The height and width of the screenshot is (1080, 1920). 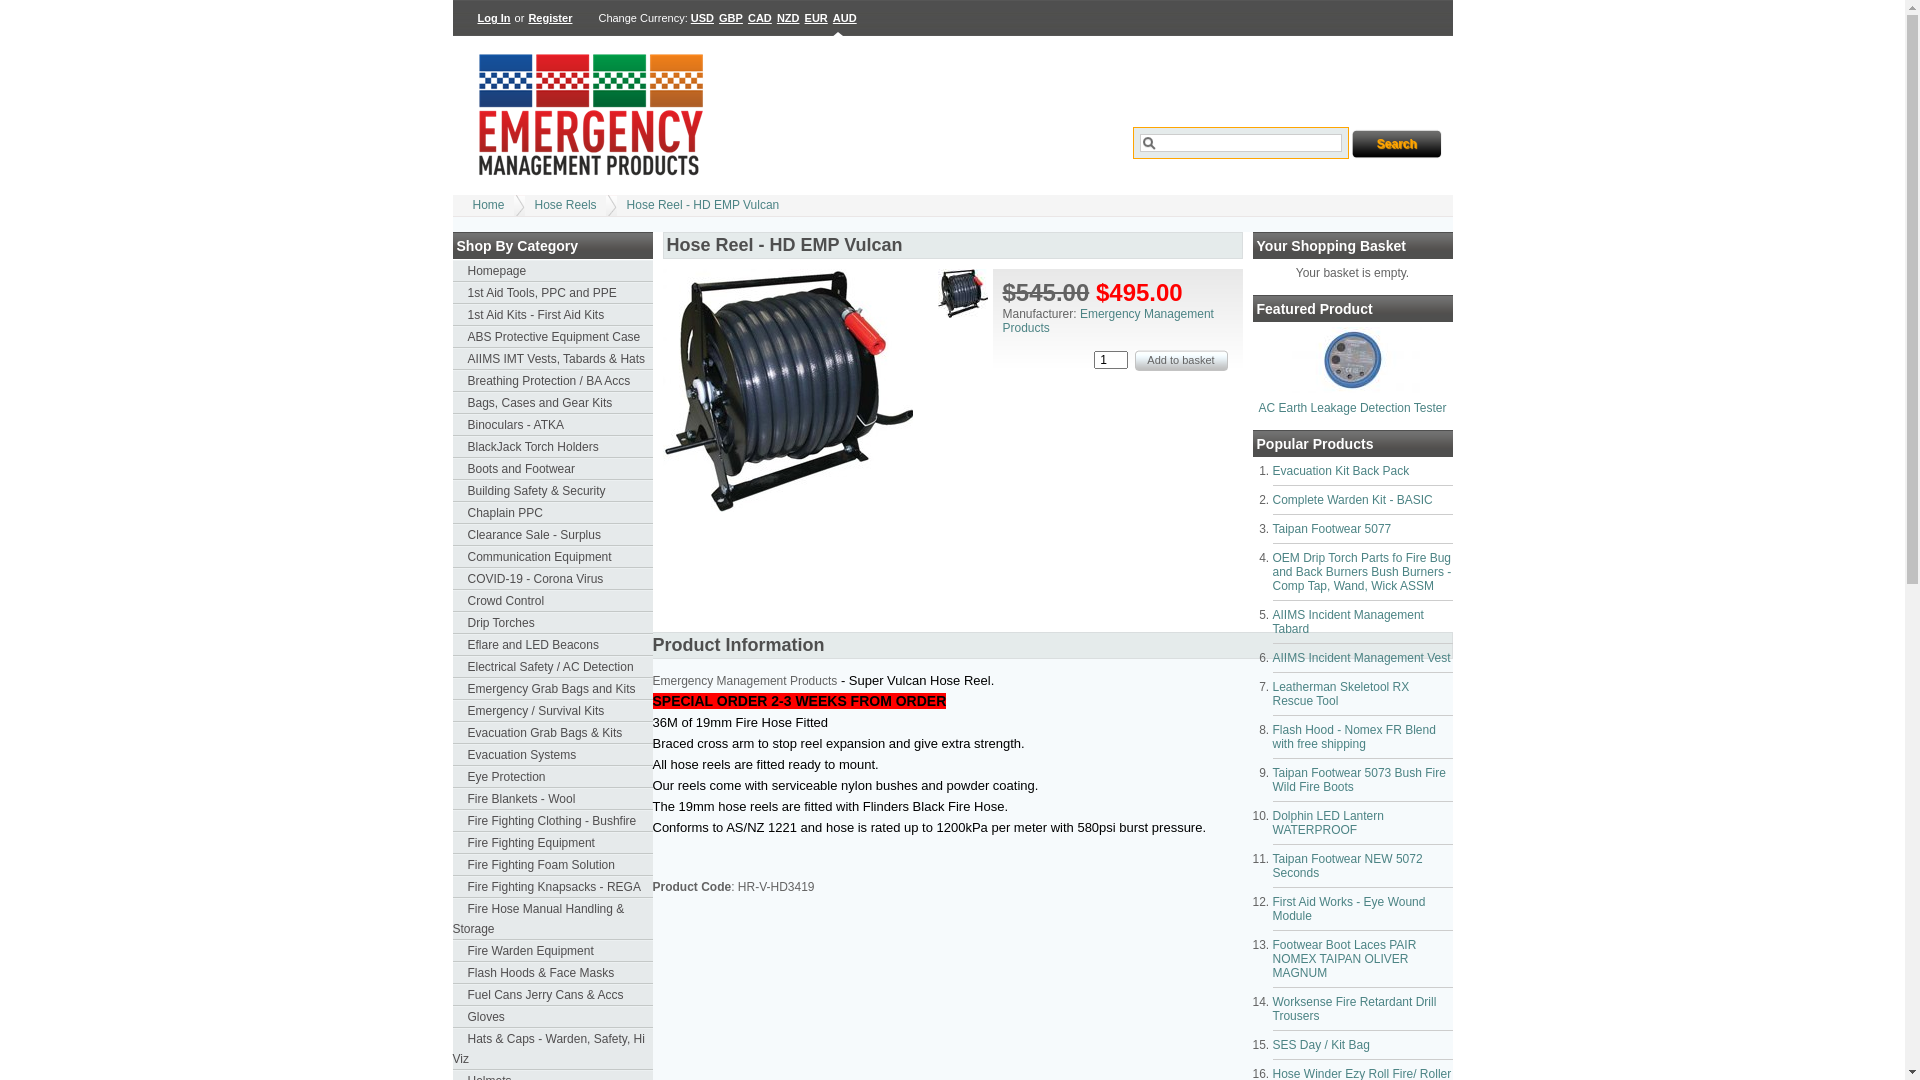 I want to click on 'Worksense Fire Retardant Drill Trousers', so click(x=1353, y=1009).